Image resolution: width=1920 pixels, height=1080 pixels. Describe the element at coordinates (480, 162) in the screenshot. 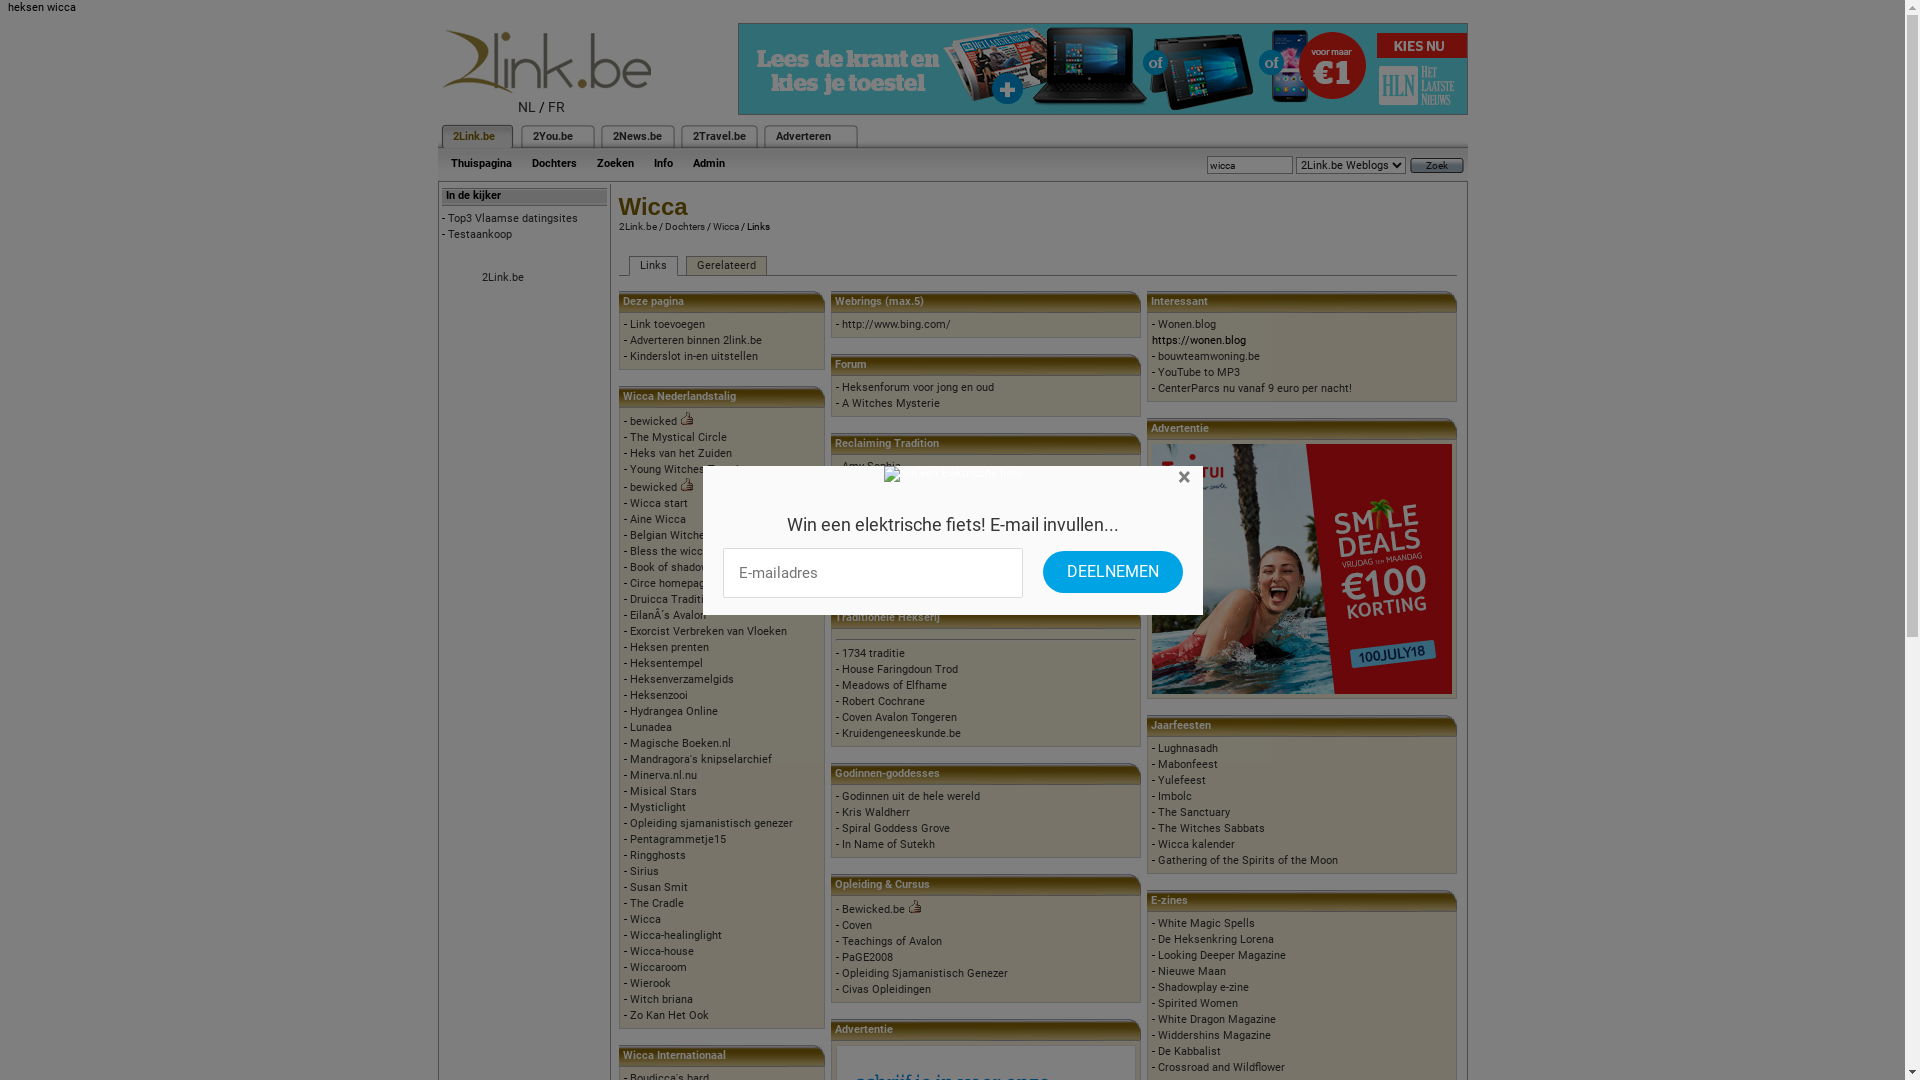

I see `'Thuispagina'` at that location.